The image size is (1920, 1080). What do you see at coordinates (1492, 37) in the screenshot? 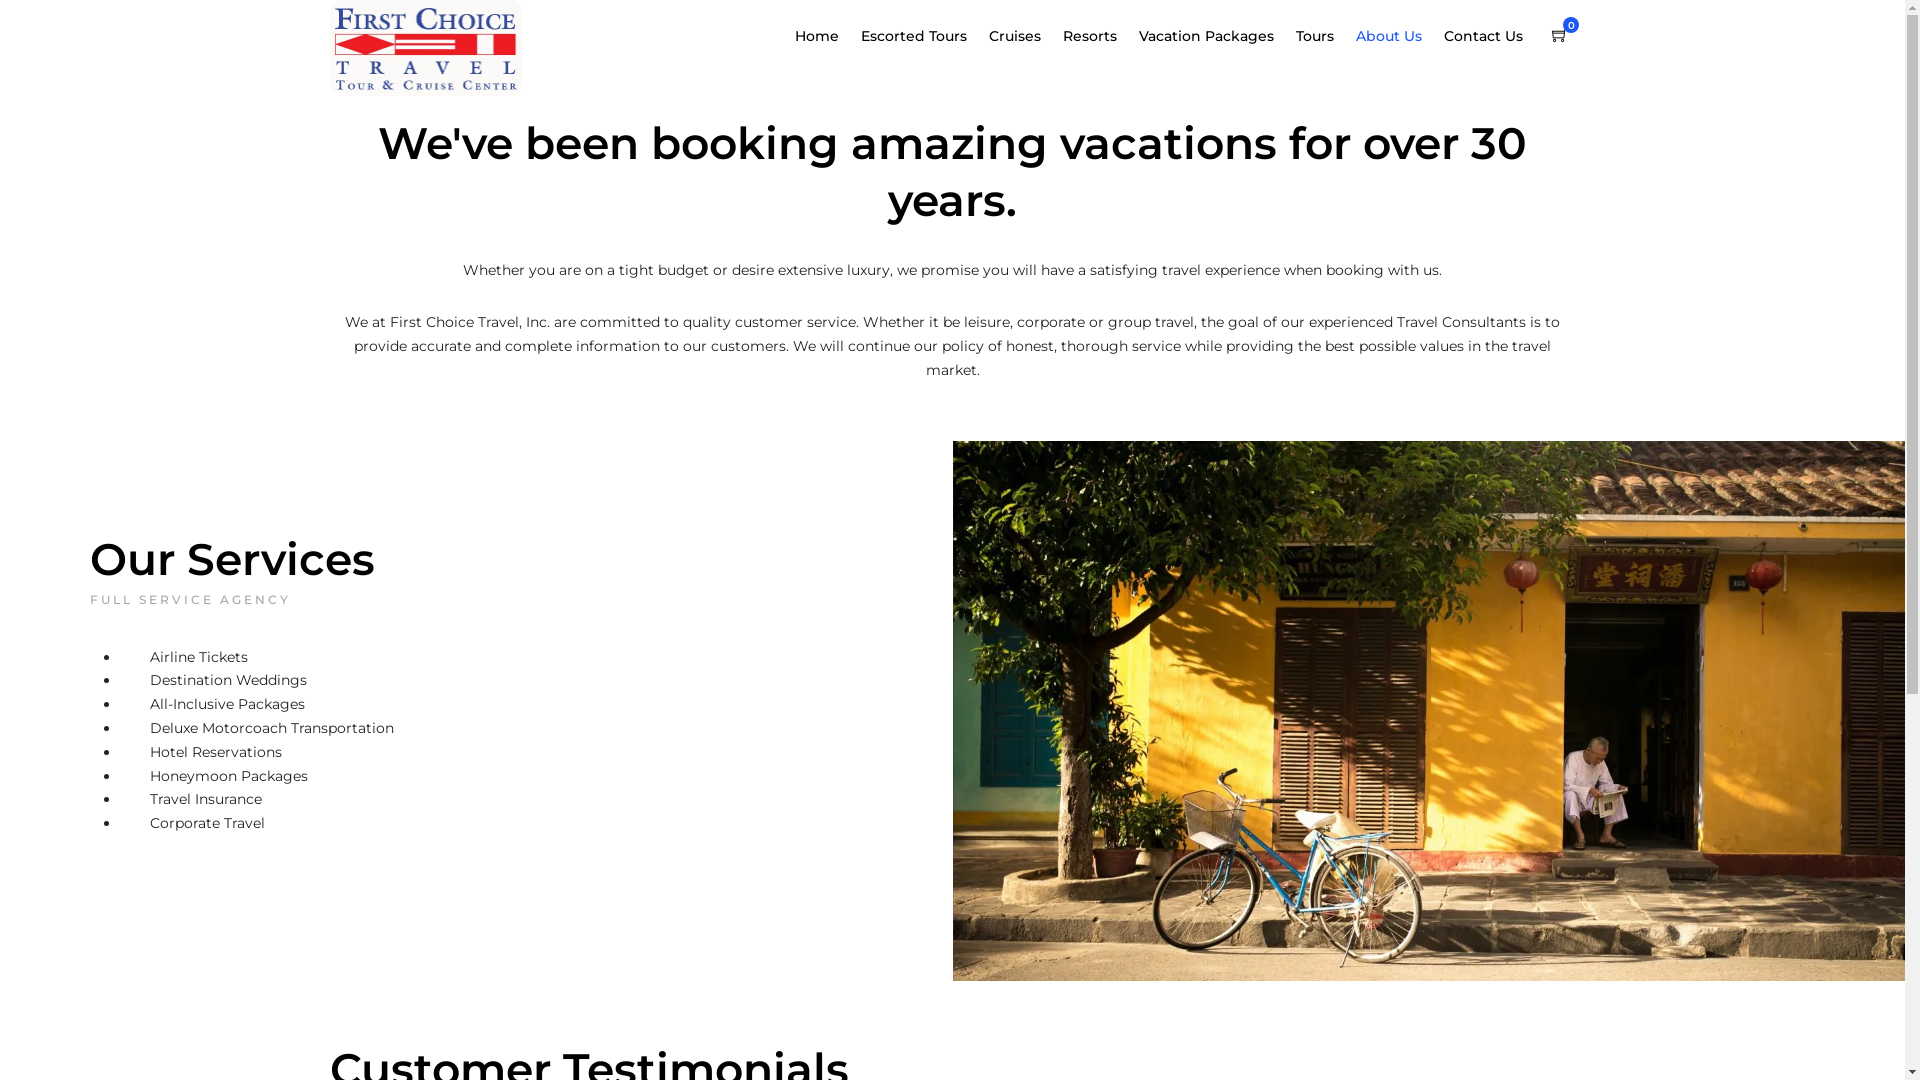
I see `'Contact Us'` at bounding box center [1492, 37].